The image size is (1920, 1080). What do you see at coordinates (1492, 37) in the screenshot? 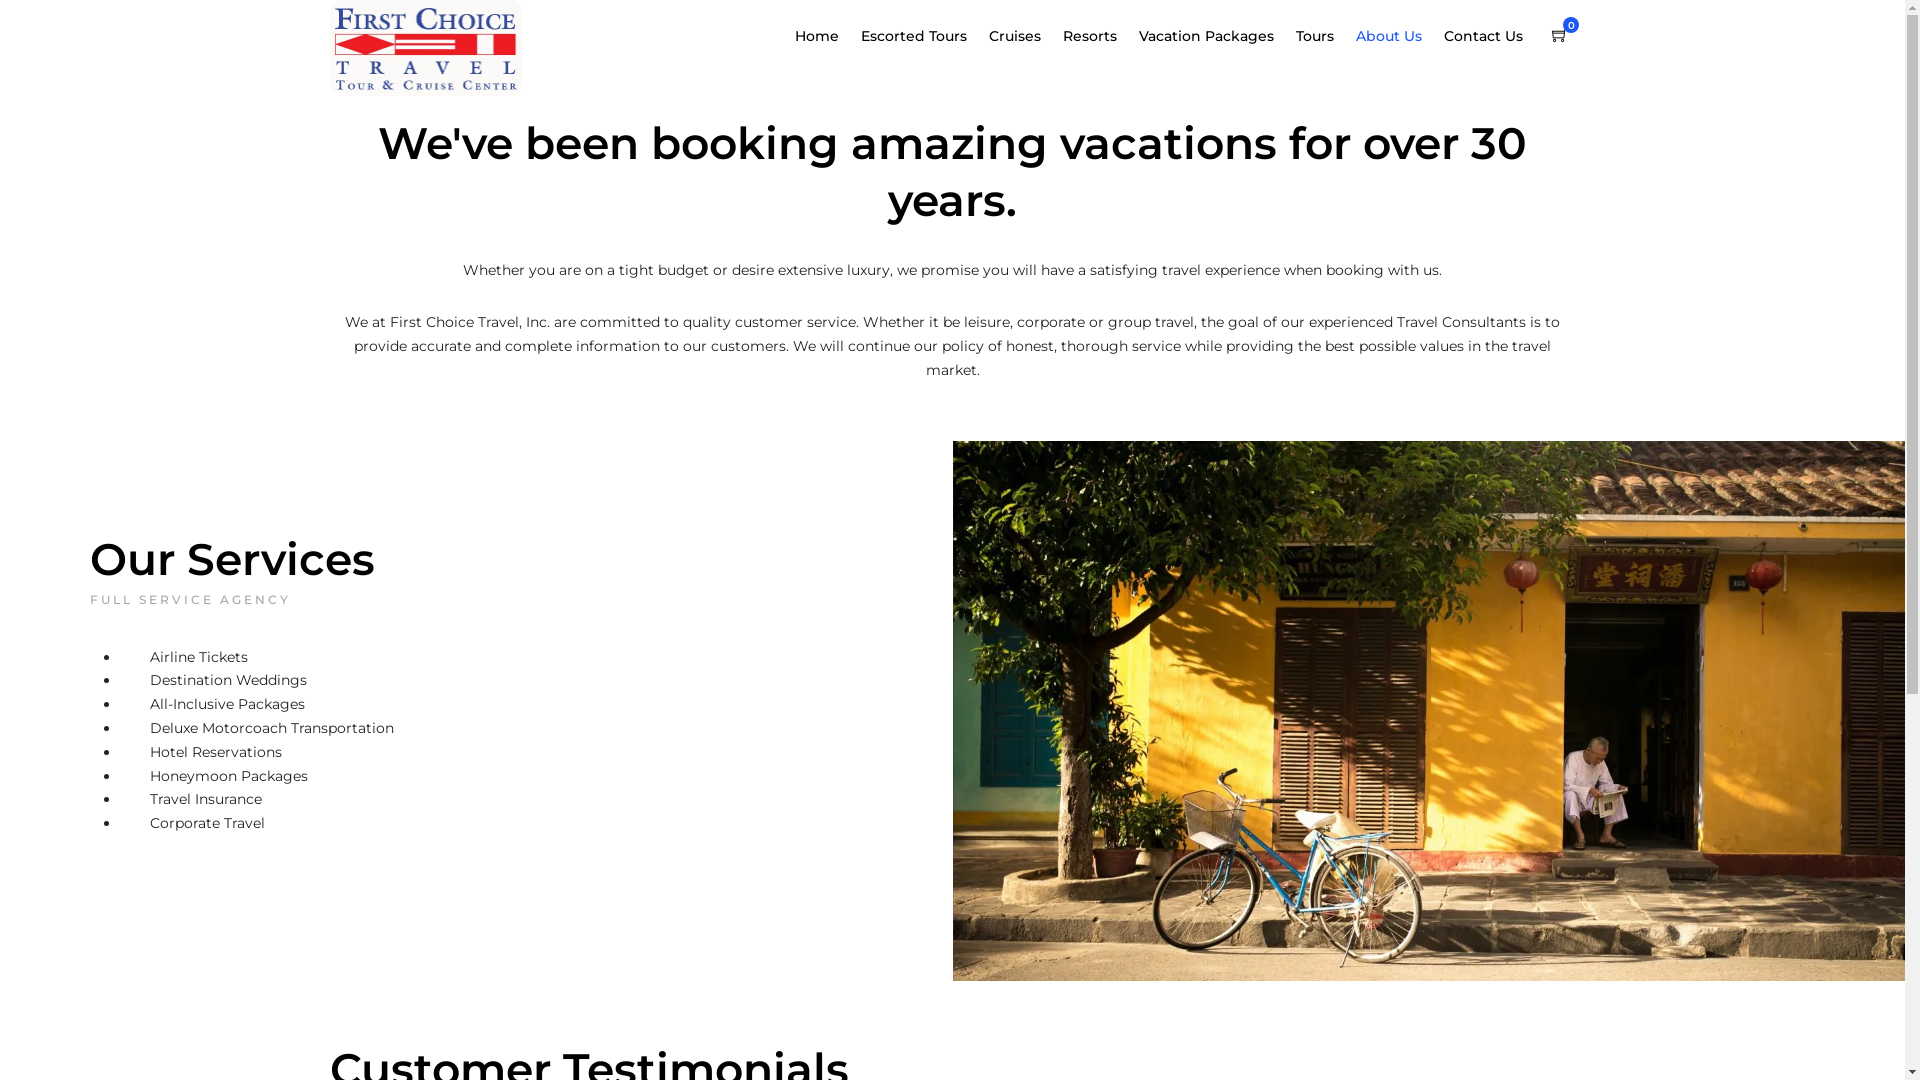
I see `'Contact Us'` at bounding box center [1492, 37].